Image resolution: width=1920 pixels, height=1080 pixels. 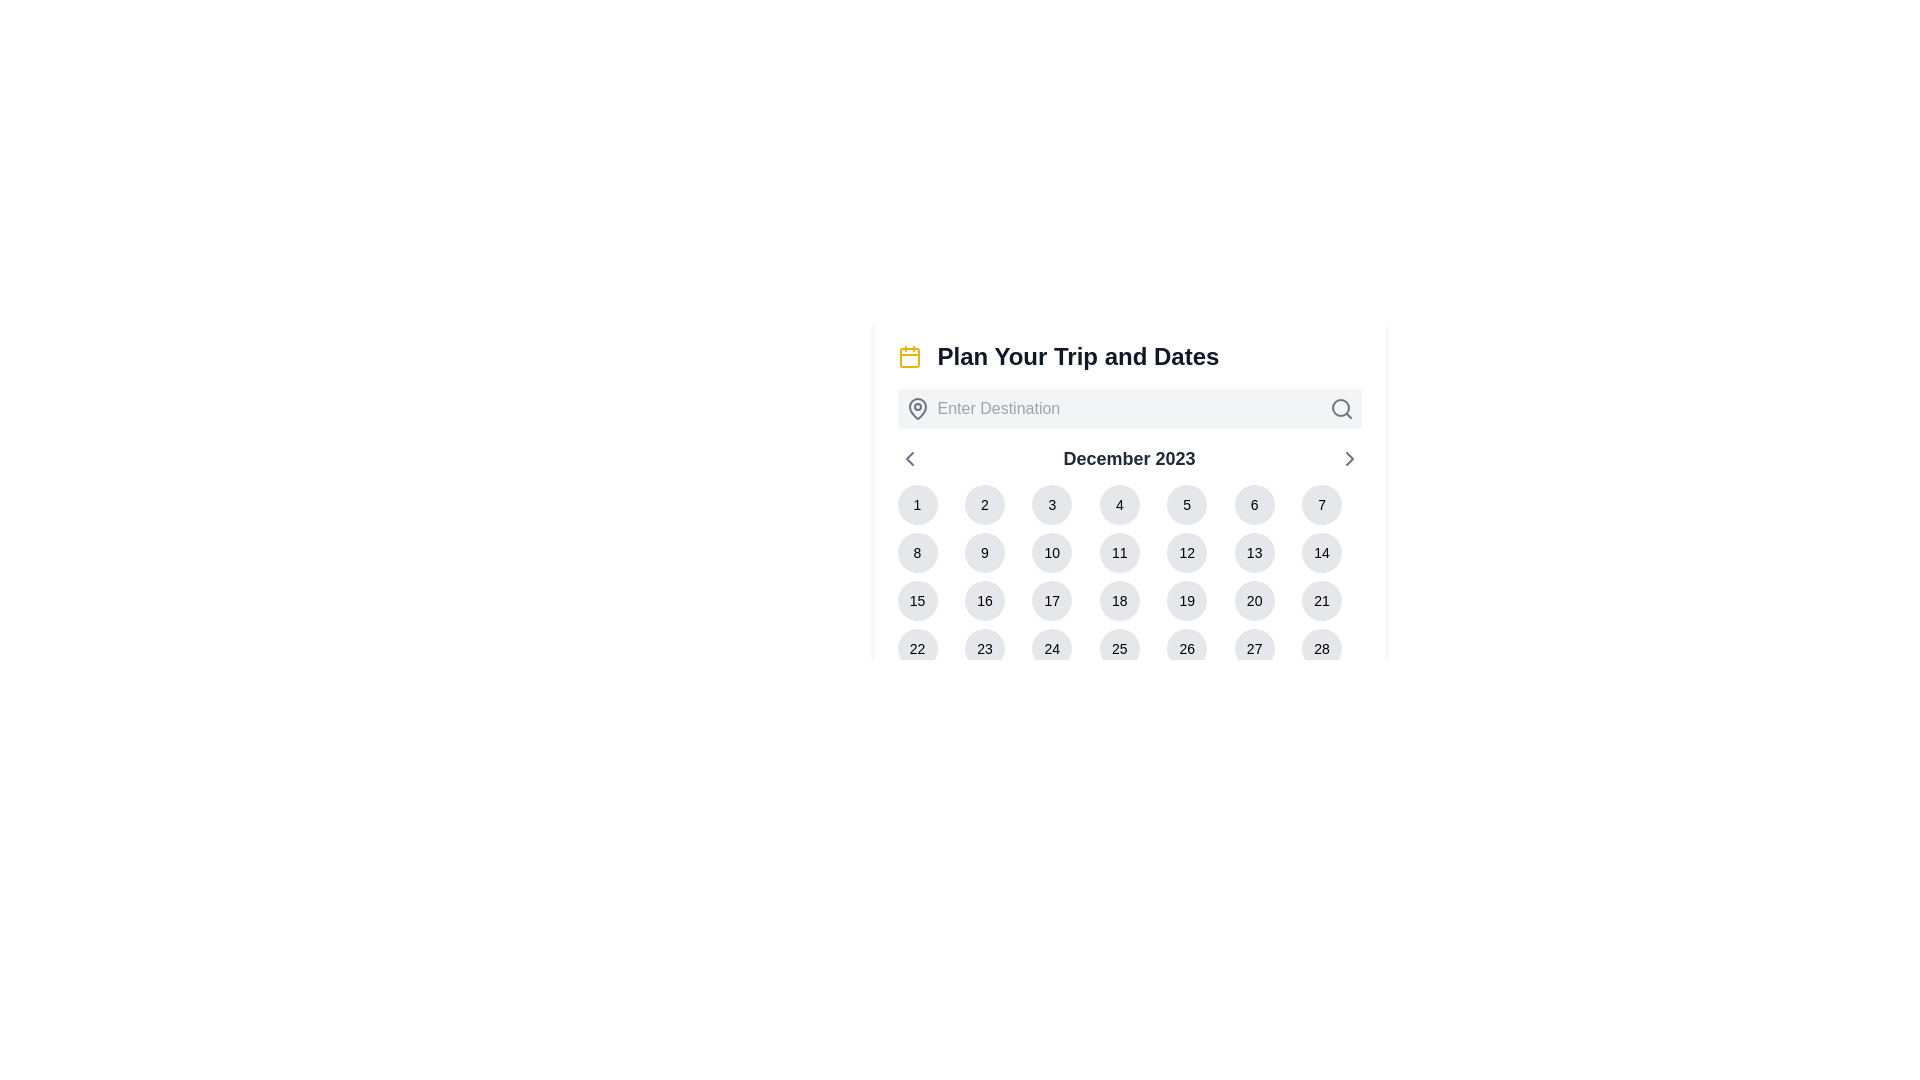 I want to click on the 'Previous' button located immediately to the left of the 'December 2023' header, so click(x=908, y=459).